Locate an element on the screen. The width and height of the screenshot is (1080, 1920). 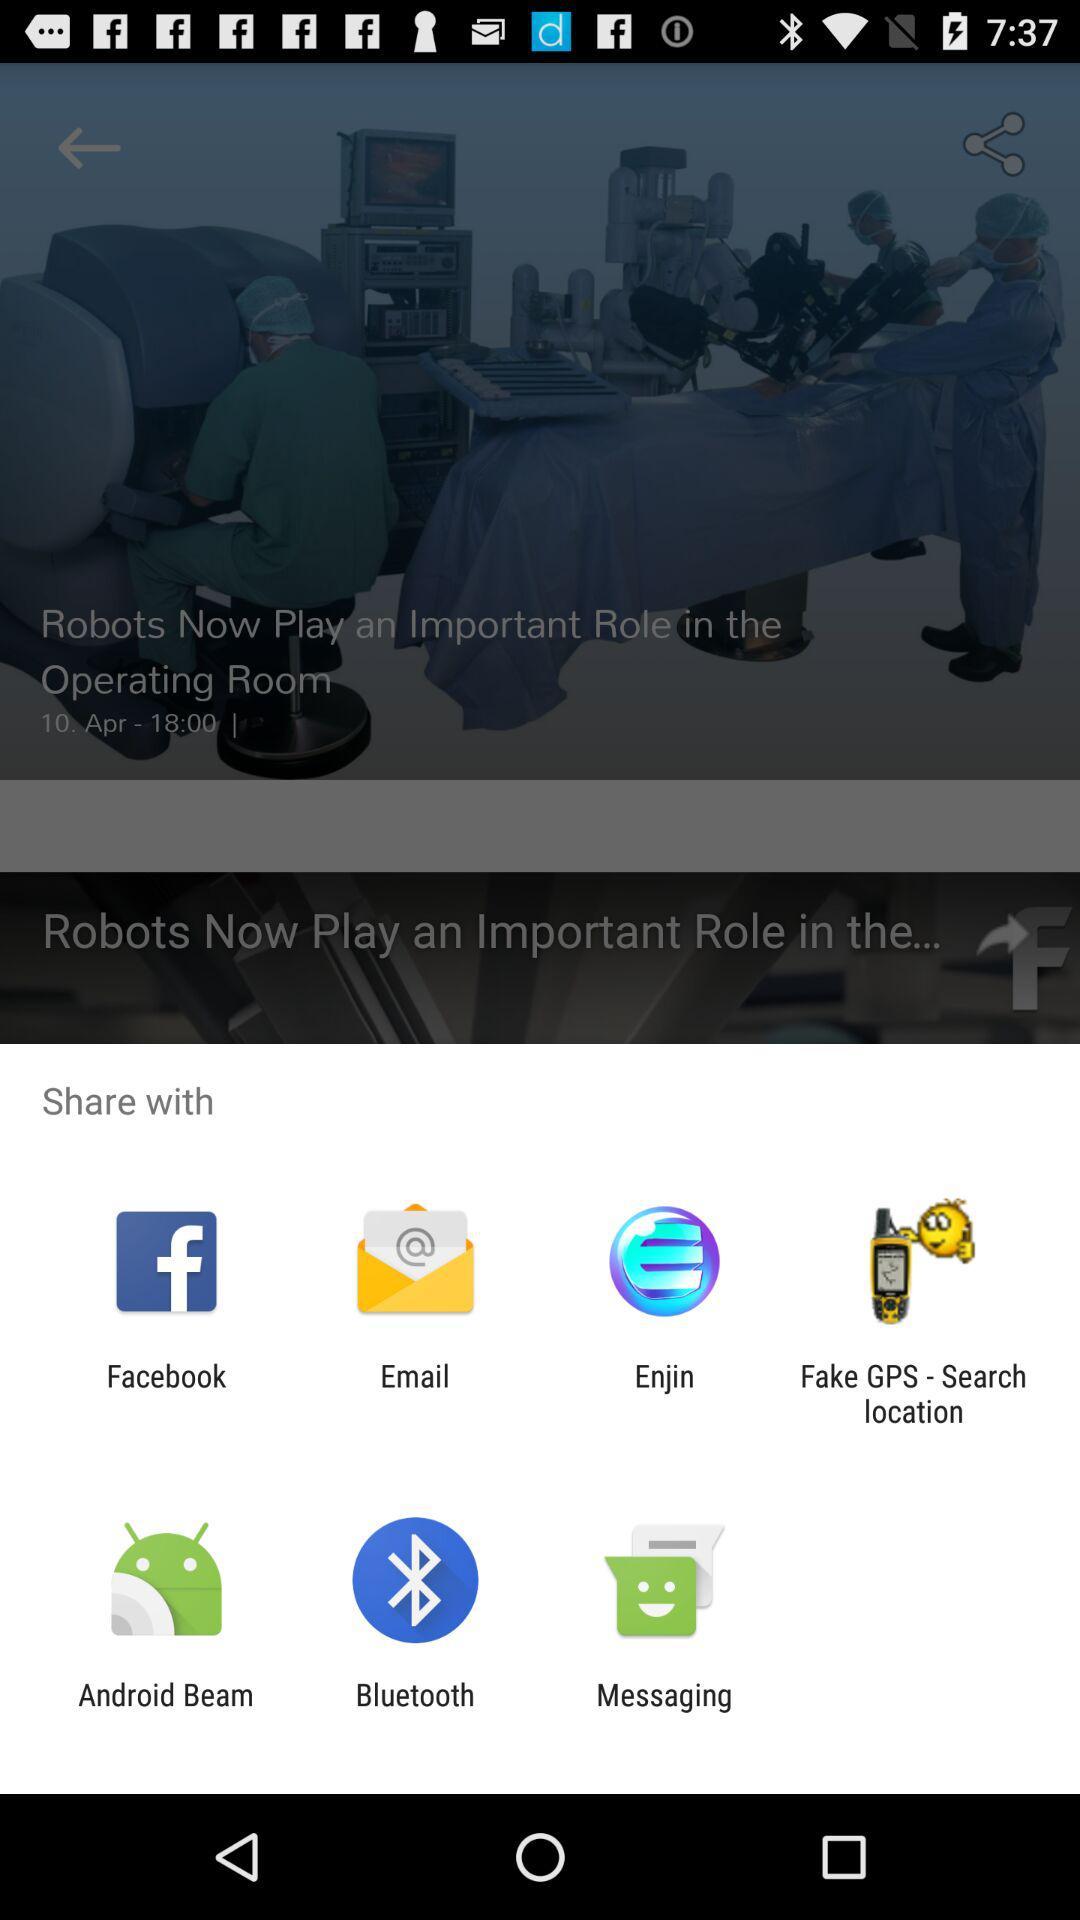
icon at the bottom right corner is located at coordinates (913, 1392).